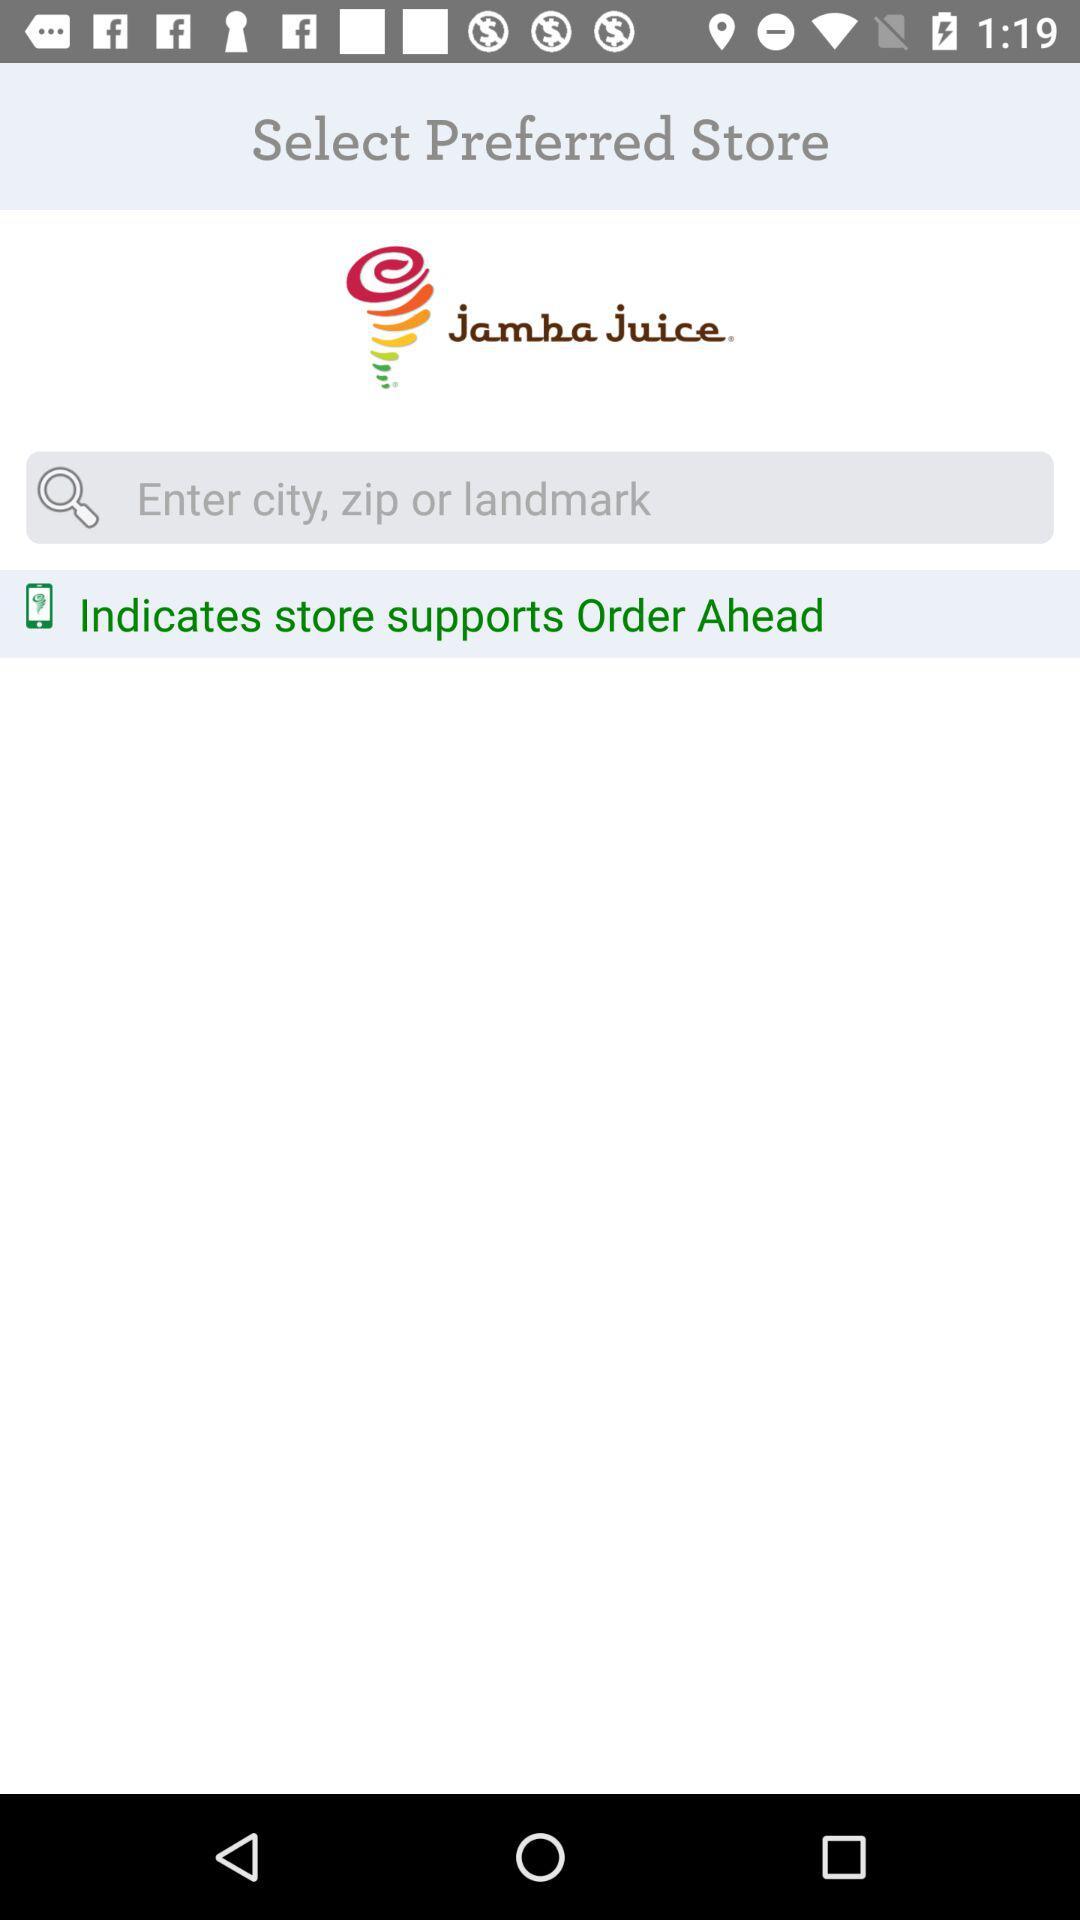  What do you see at coordinates (538, 316) in the screenshot?
I see `open store page` at bounding box center [538, 316].